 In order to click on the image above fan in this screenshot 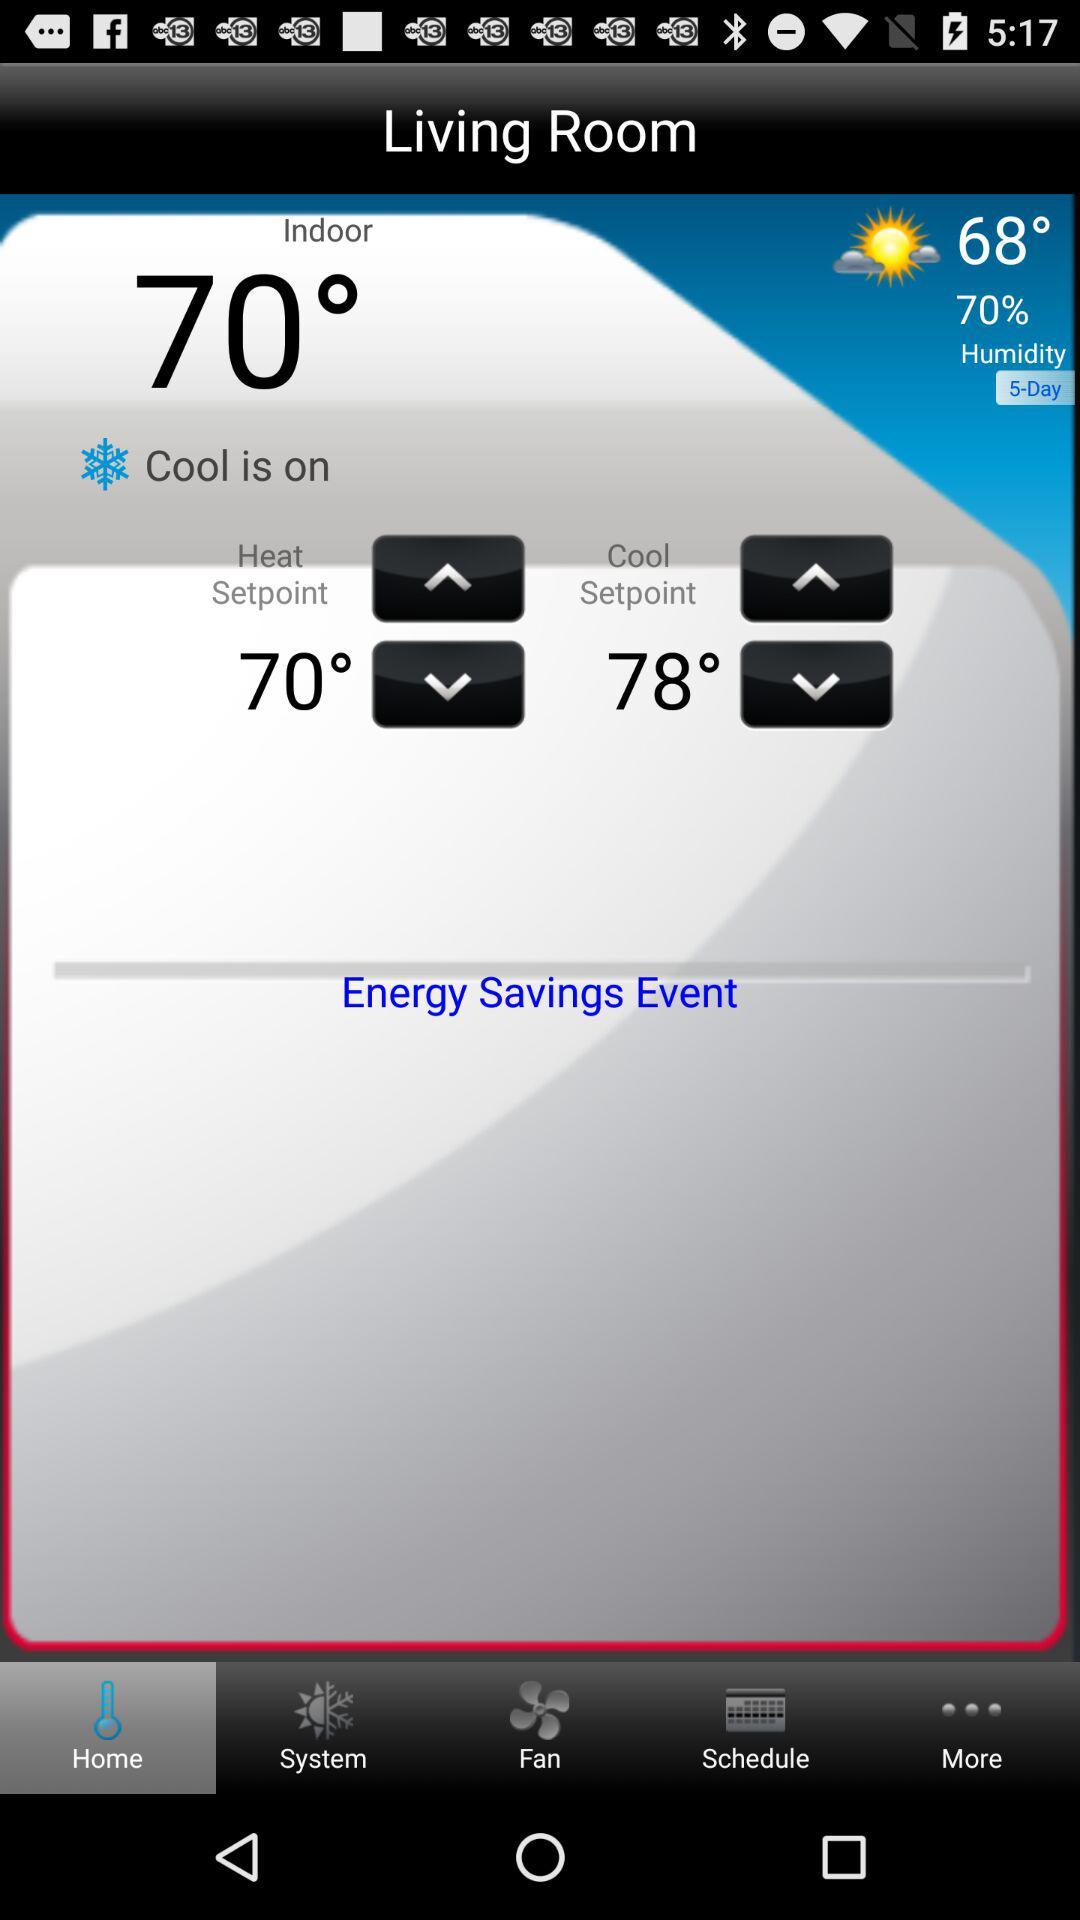, I will do `click(538, 1709)`.